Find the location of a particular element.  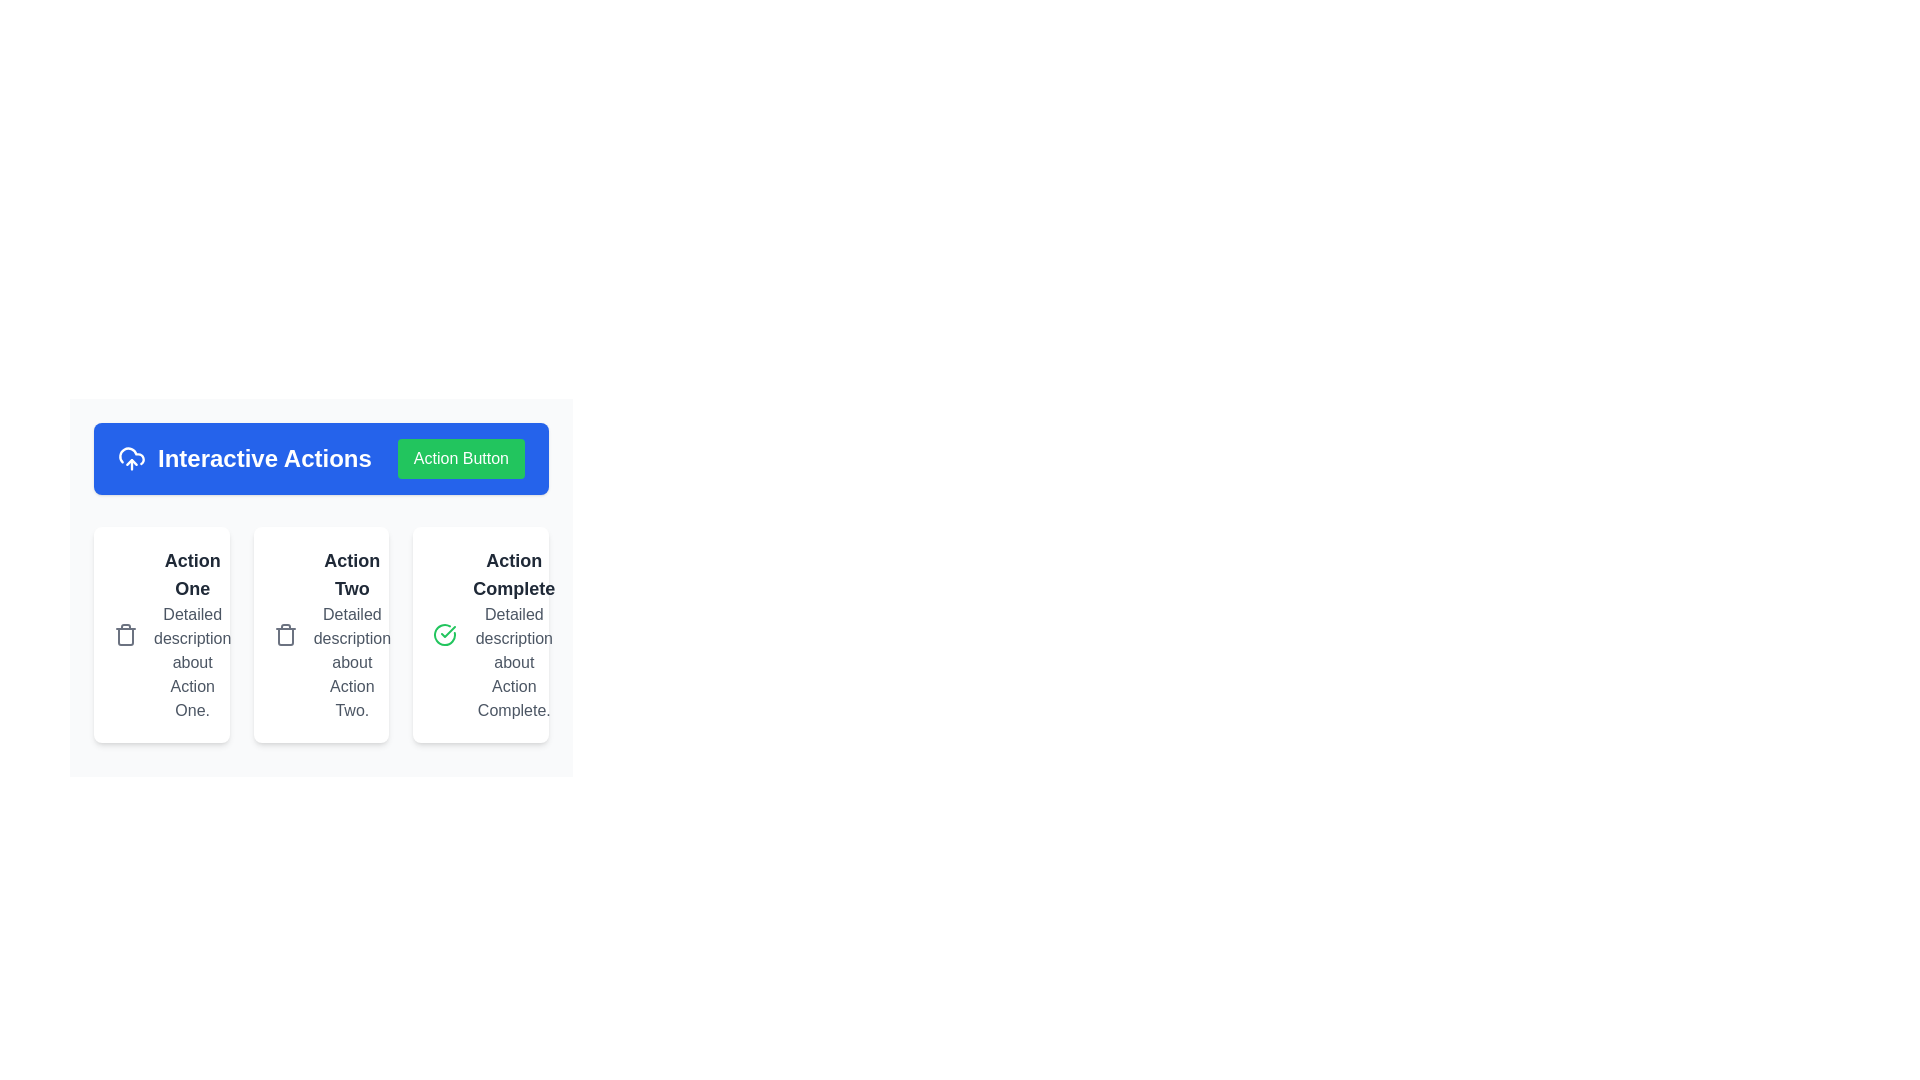

the trash can icon located in the top-left corner of the 'Action Two' card is located at coordinates (284, 635).